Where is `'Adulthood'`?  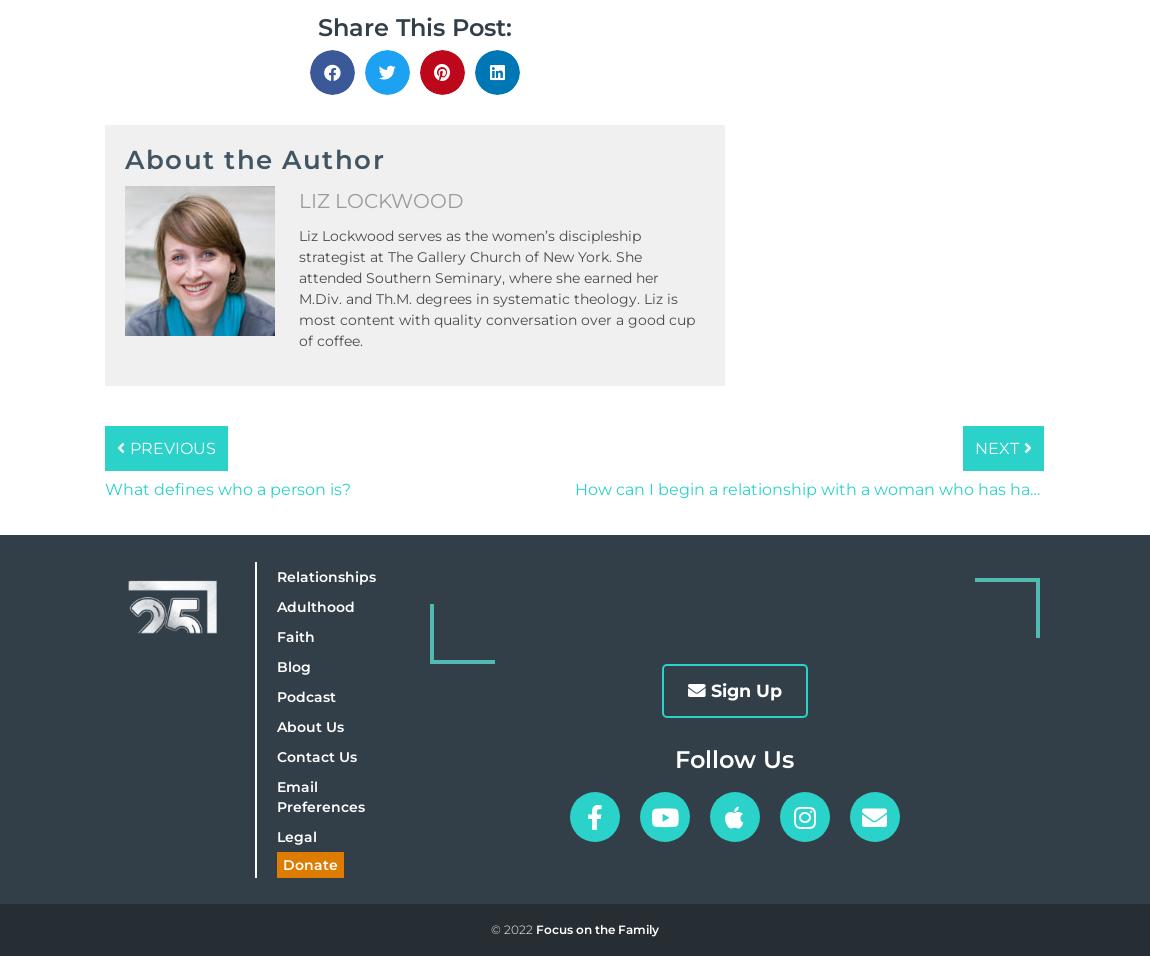 'Adulthood' is located at coordinates (275, 606).